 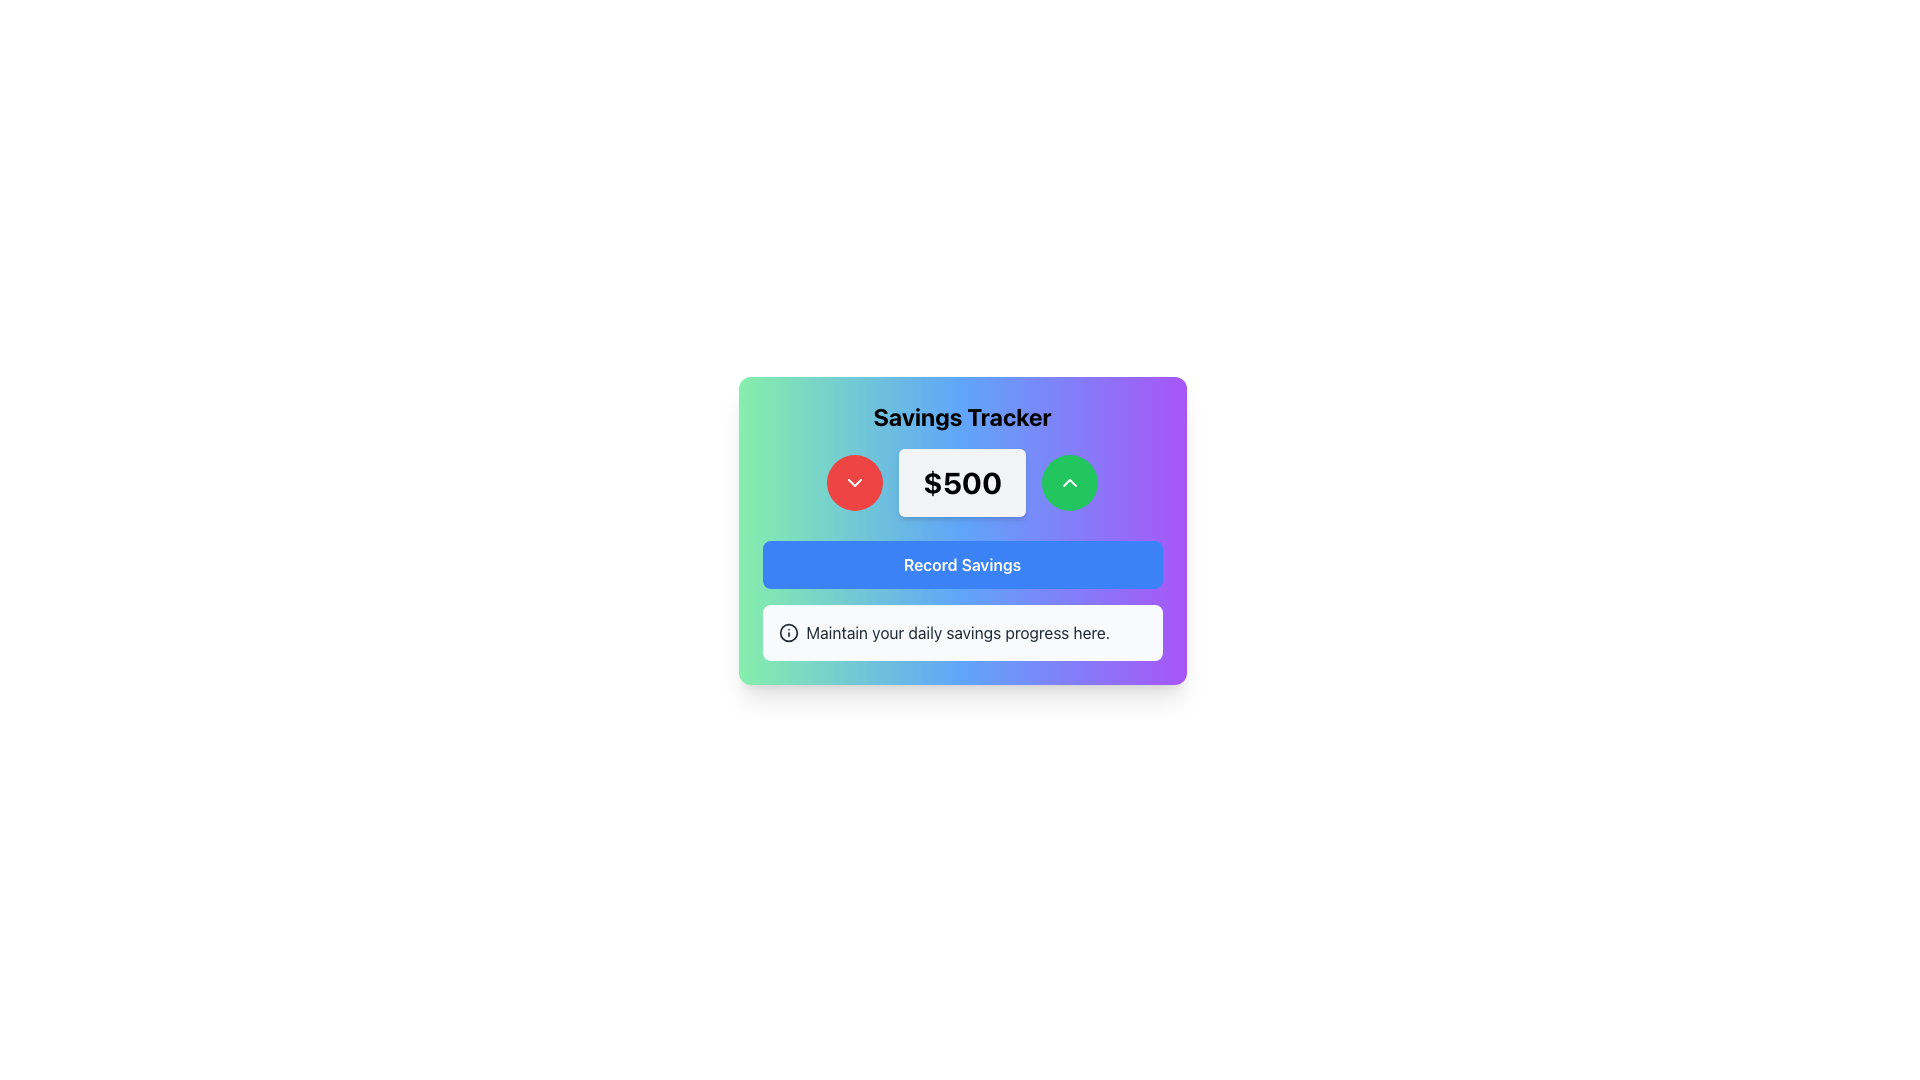 I want to click on the 'Record Savings' button located below the '$500' text and above the description 'Maintain your daily savings progress here.', so click(x=962, y=564).